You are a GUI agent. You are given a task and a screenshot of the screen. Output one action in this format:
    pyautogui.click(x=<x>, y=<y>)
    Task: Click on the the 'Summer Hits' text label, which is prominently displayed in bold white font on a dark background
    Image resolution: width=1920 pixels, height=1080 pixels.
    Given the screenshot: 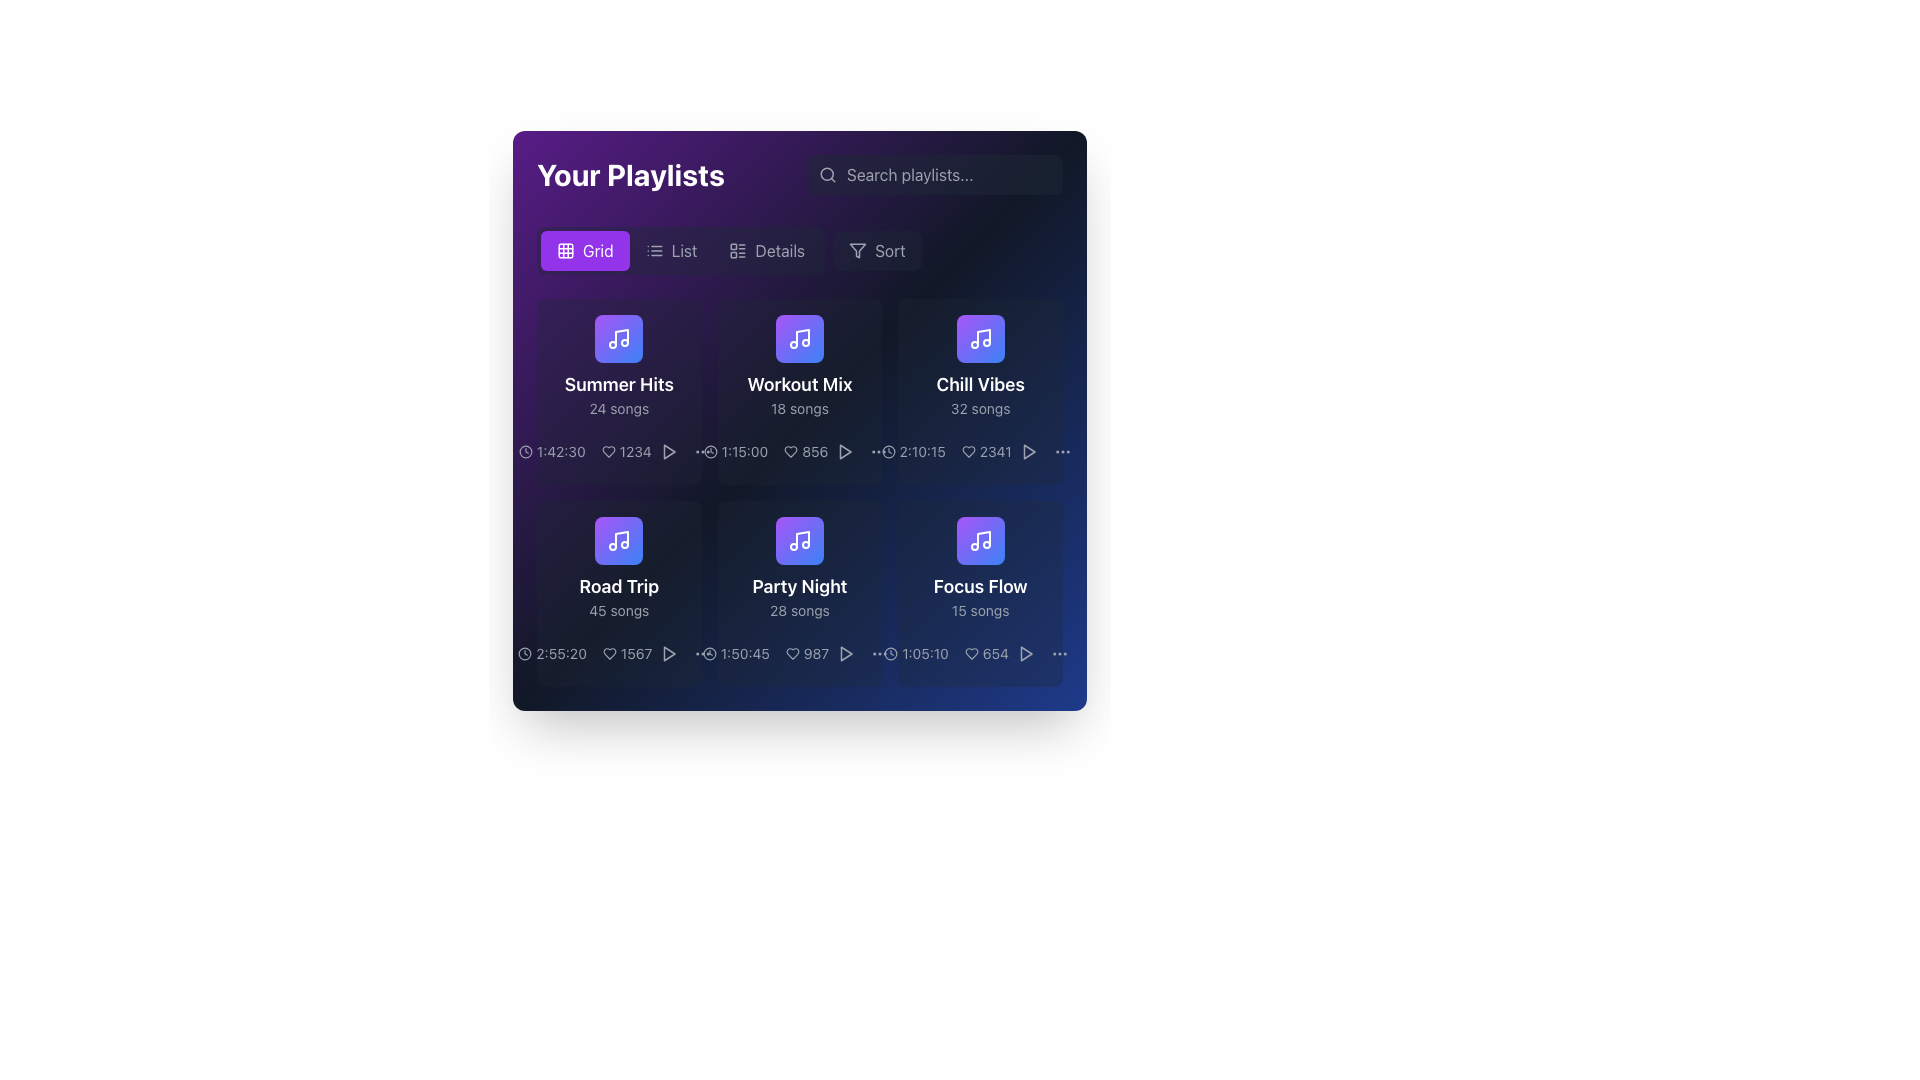 What is the action you would take?
    pyautogui.click(x=618, y=385)
    